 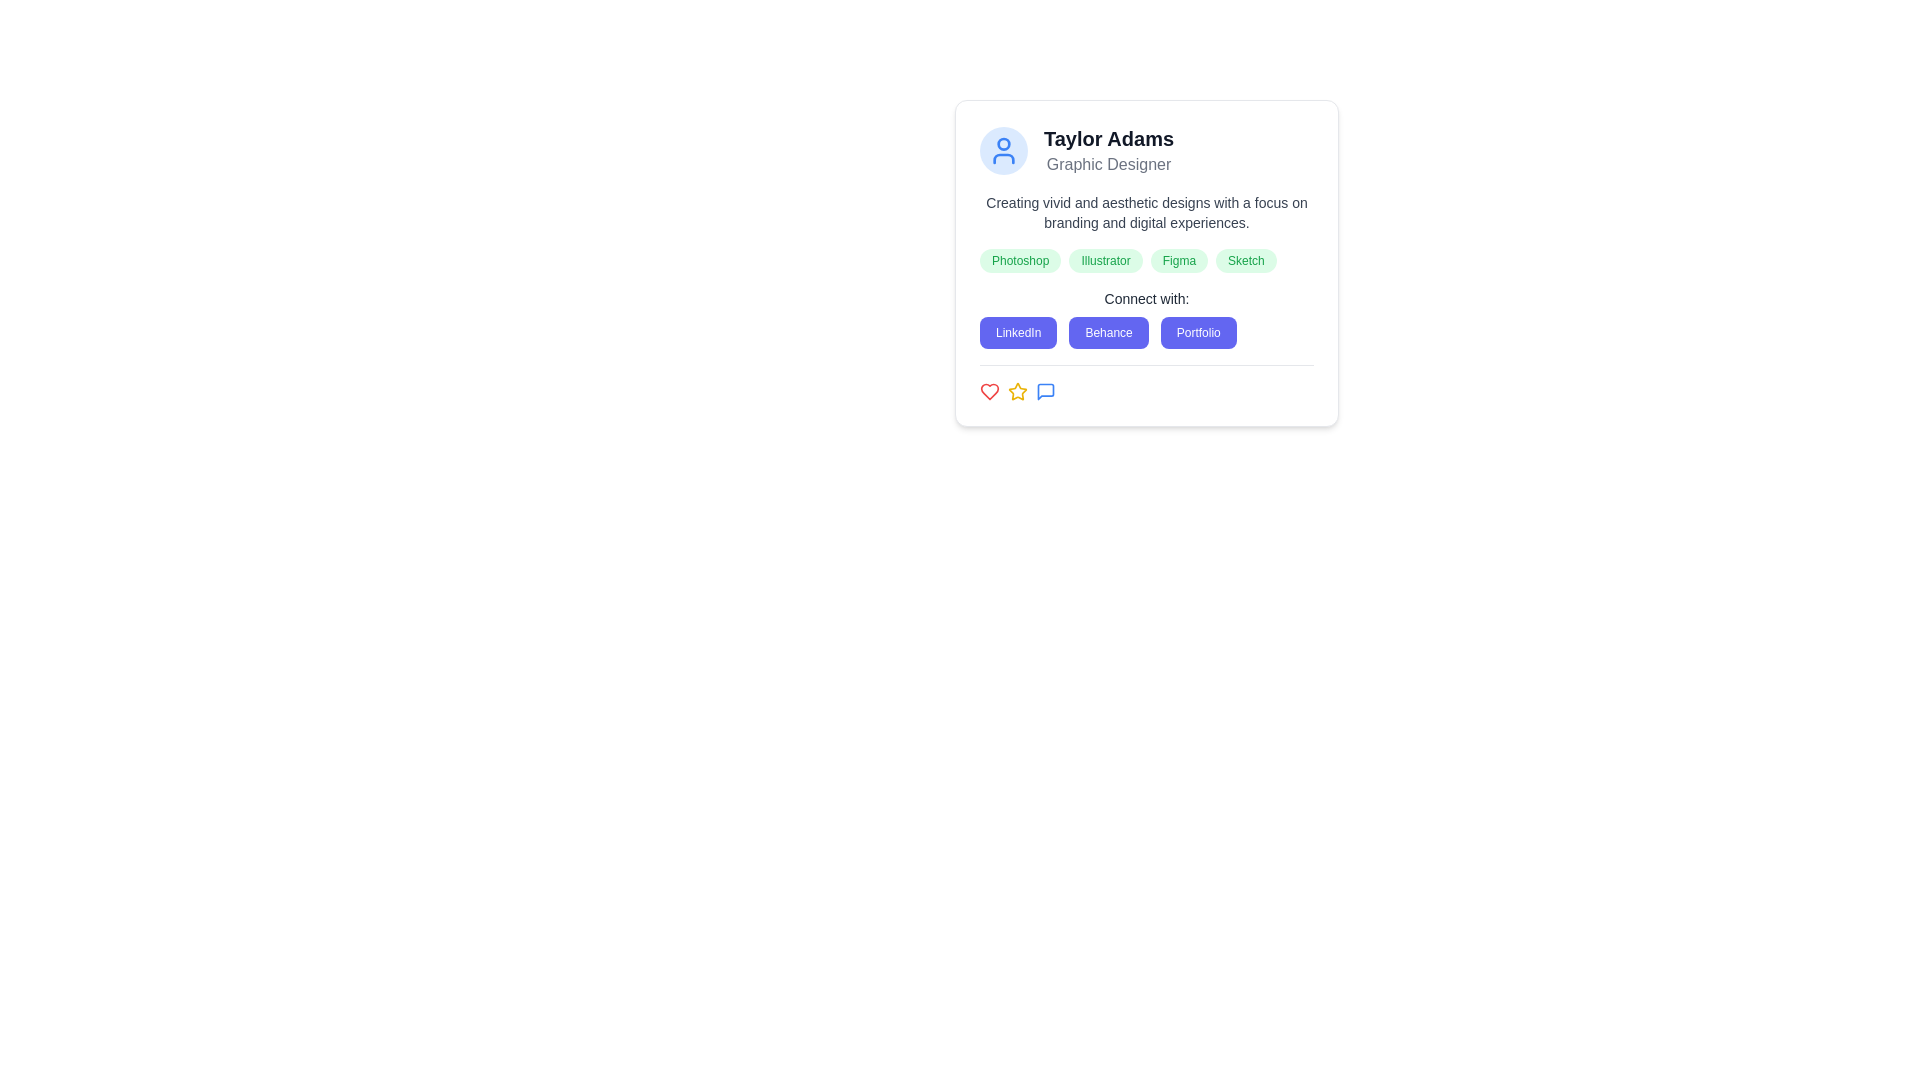 What do you see at coordinates (1003, 149) in the screenshot?
I see `the user profile SVG icon, which is filled with a blue tint and located within a light blue circular background, situated above the text 'Taylor Adams'` at bounding box center [1003, 149].